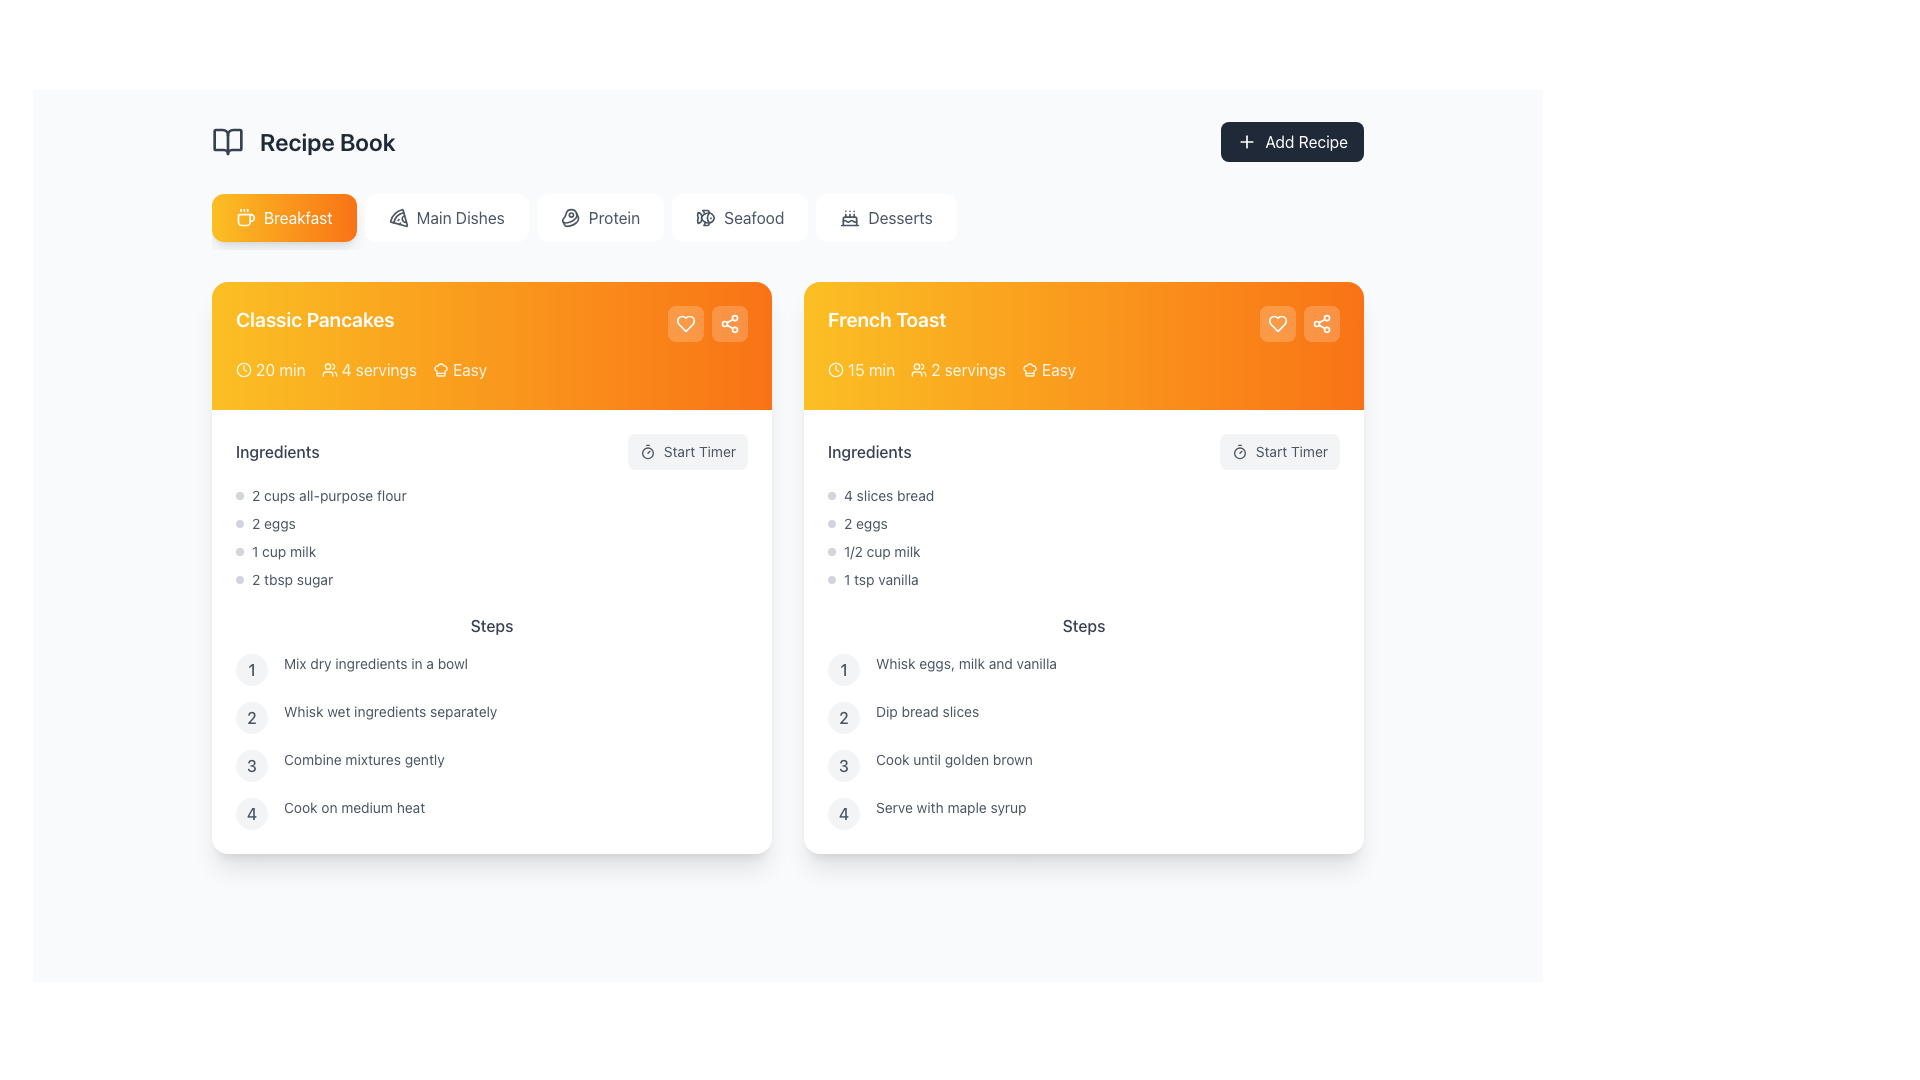 The width and height of the screenshot is (1920, 1080). Describe the element at coordinates (953, 765) in the screenshot. I see `instructional text label located in the right panel under the 'French Toast' section, specifically the third step guiding the user to cook until golden brown` at that location.